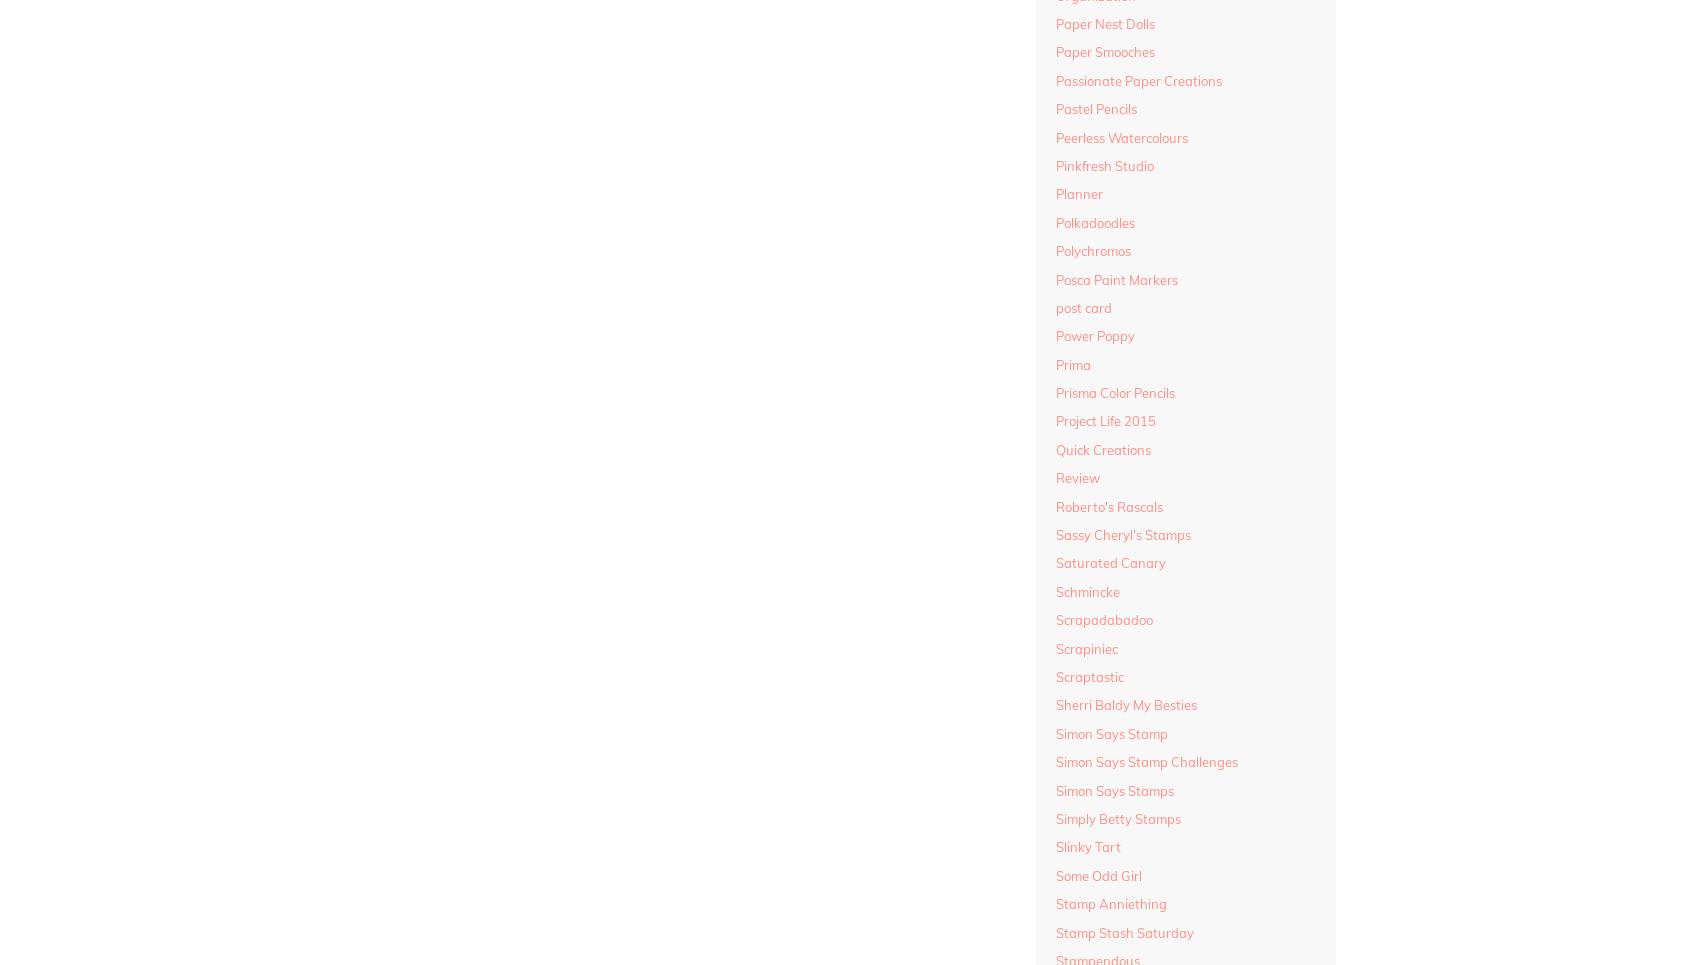 This screenshot has height=965, width=1692. I want to click on 'Project Life 2015', so click(1105, 421).